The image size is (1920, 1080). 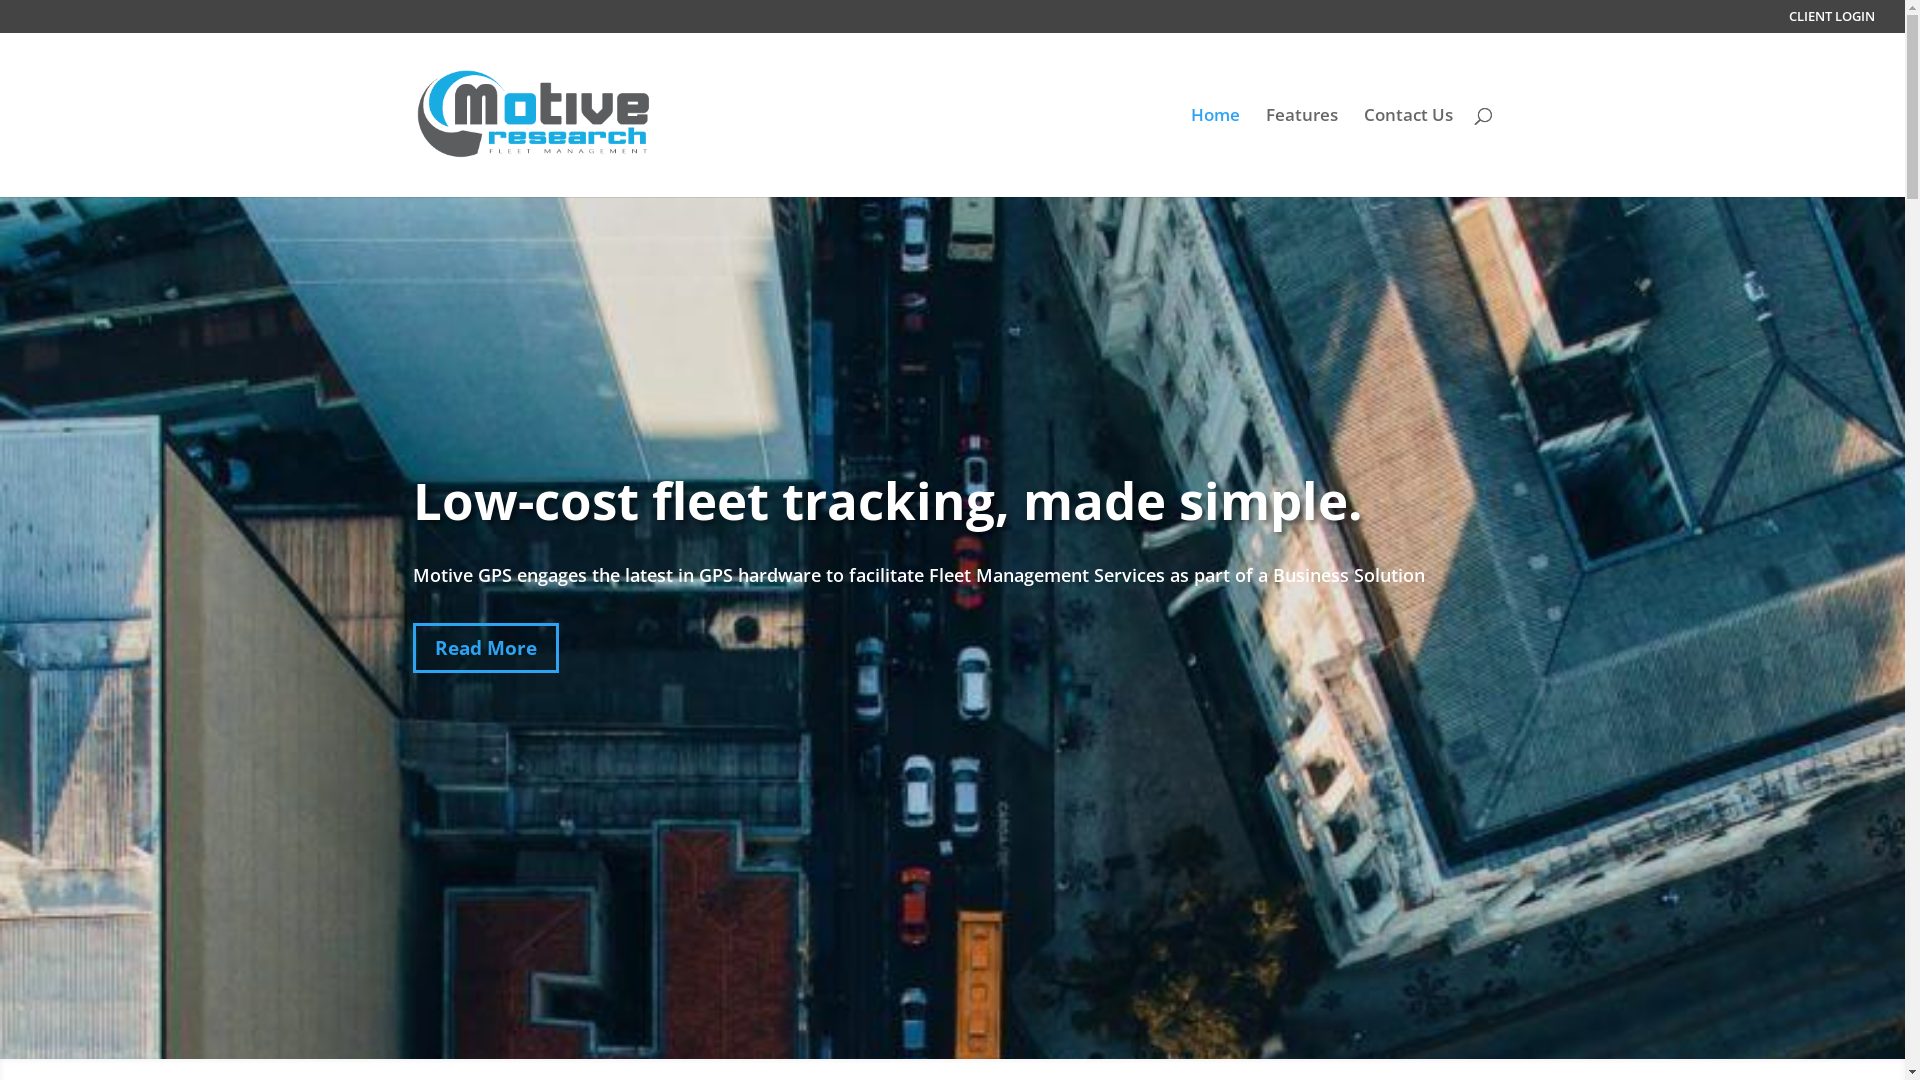 What do you see at coordinates (1832, 21) in the screenshot?
I see `'CLIENT LOGIN'` at bounding box center [1832, 21].